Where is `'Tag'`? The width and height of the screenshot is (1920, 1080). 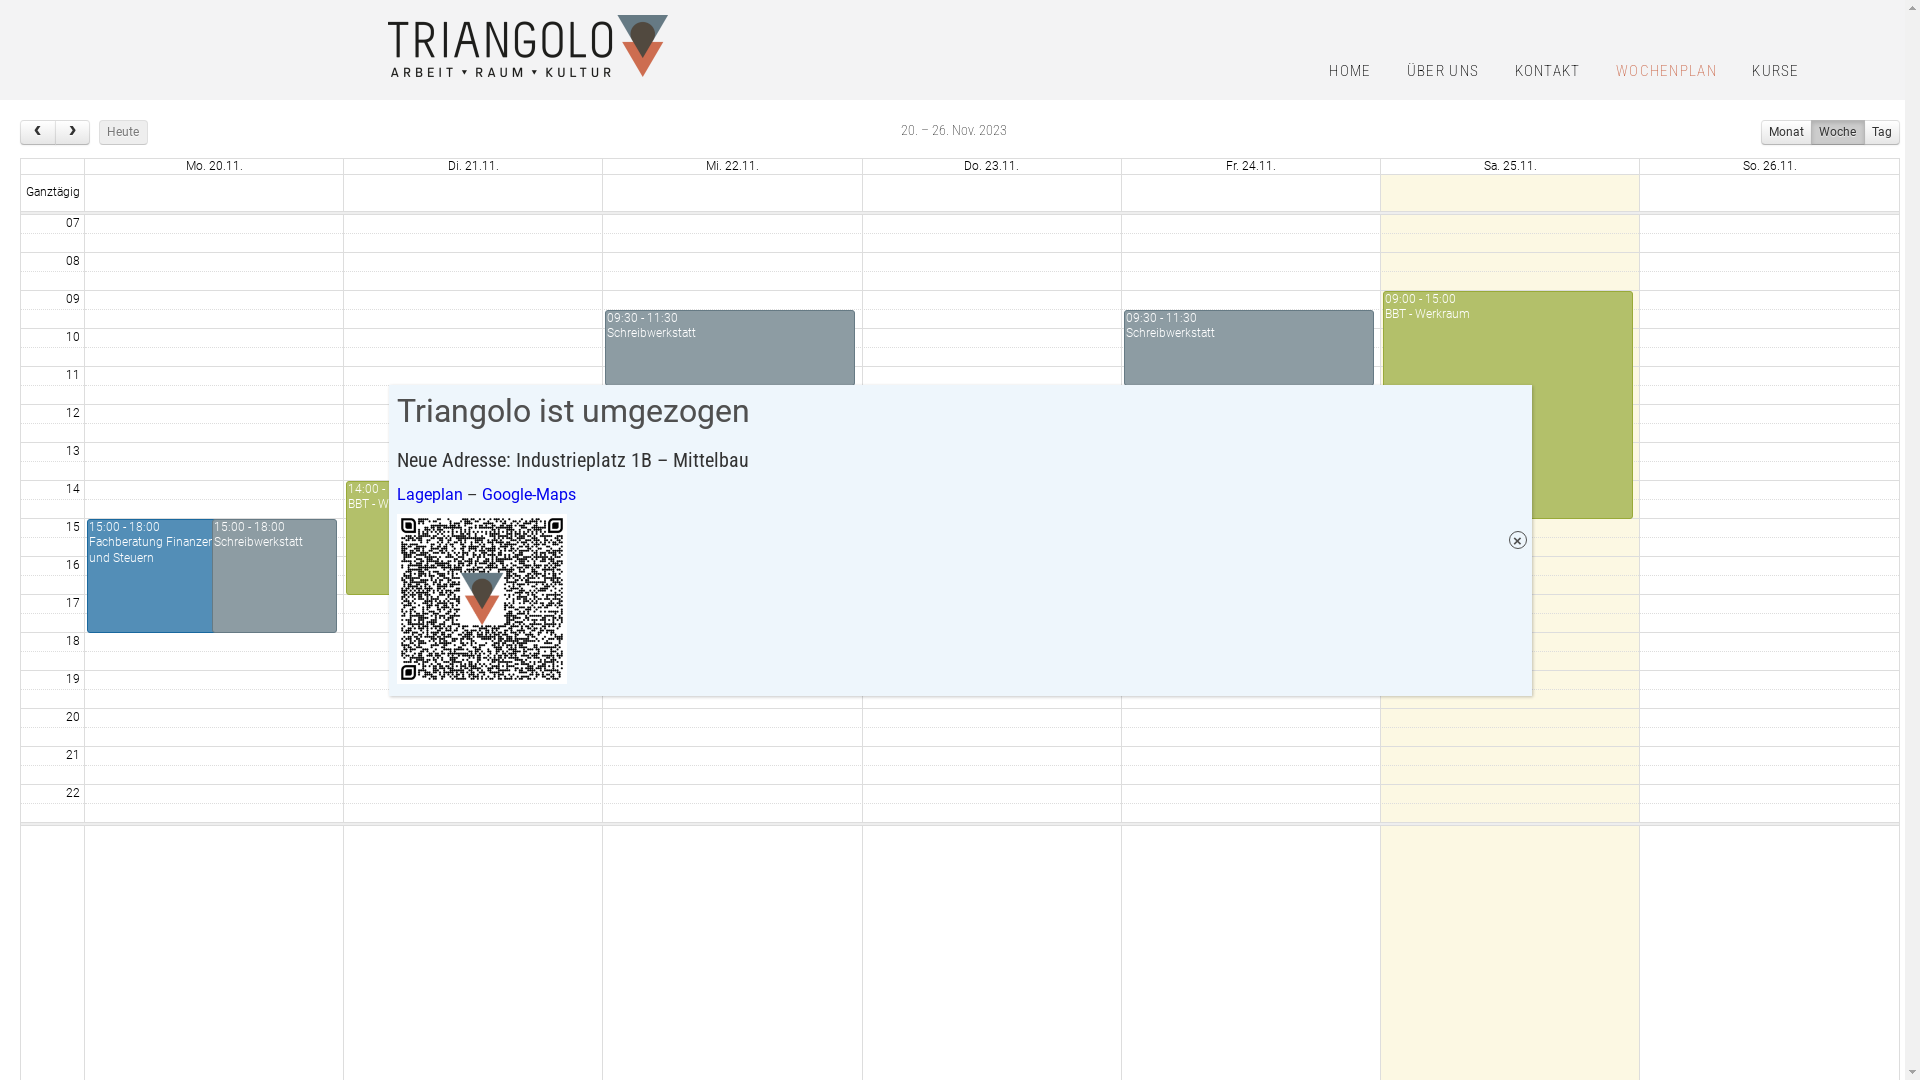
'Tag' is located at coordinates (1880, 132).